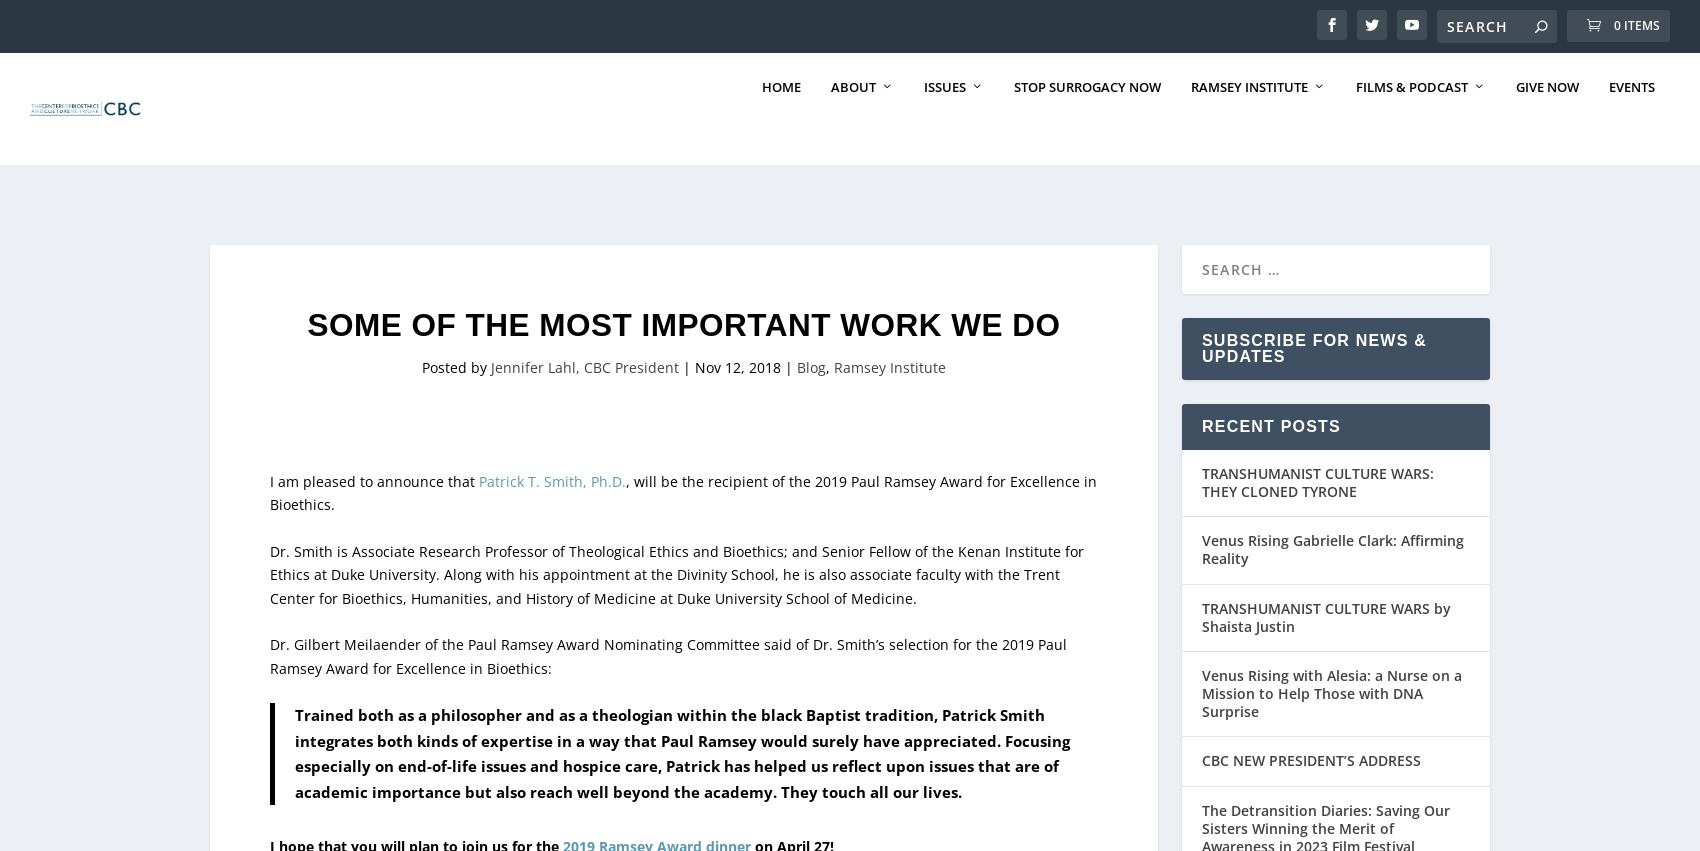 Image resolution: width=1700 pixels, height=851 pixels. I want to click on 'Nov 12, 2018', so click(737, 323).